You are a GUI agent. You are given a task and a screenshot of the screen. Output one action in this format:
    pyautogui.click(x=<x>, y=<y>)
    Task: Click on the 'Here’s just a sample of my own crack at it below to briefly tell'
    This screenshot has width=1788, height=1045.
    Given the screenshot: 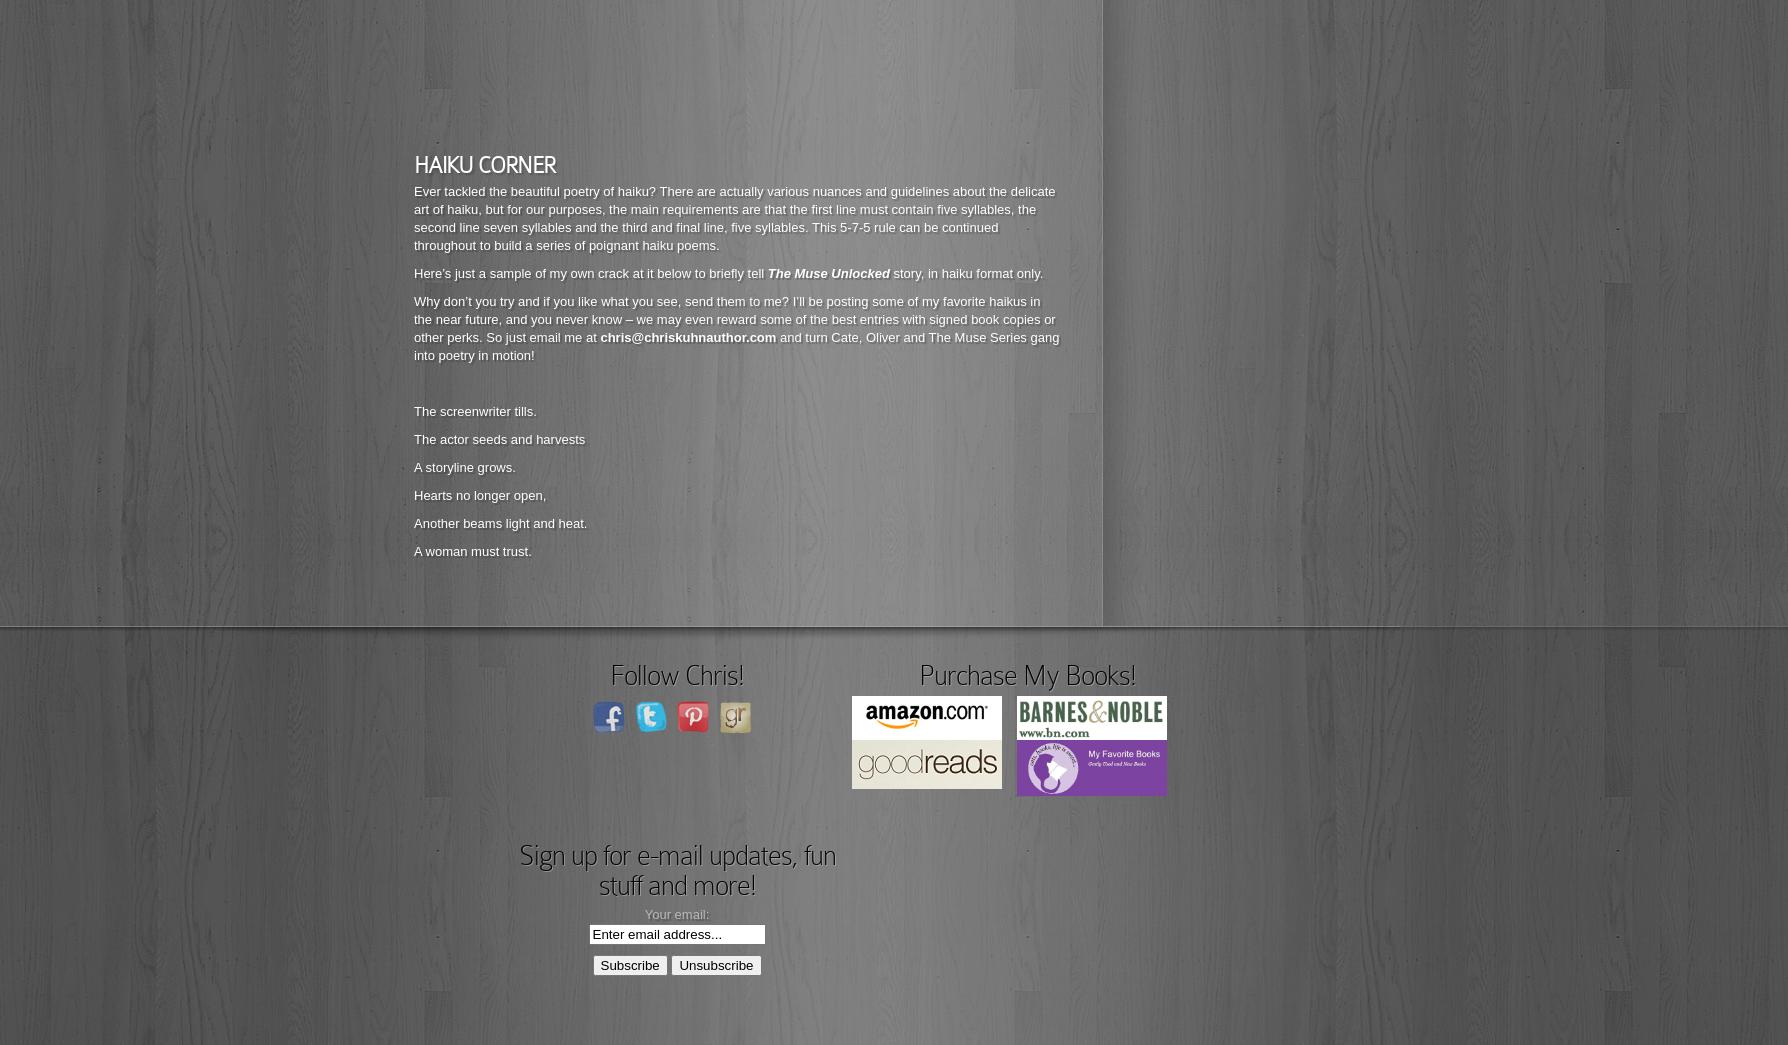 What is the action you would take?
    pyautogui.click(x=412, y=272)
    